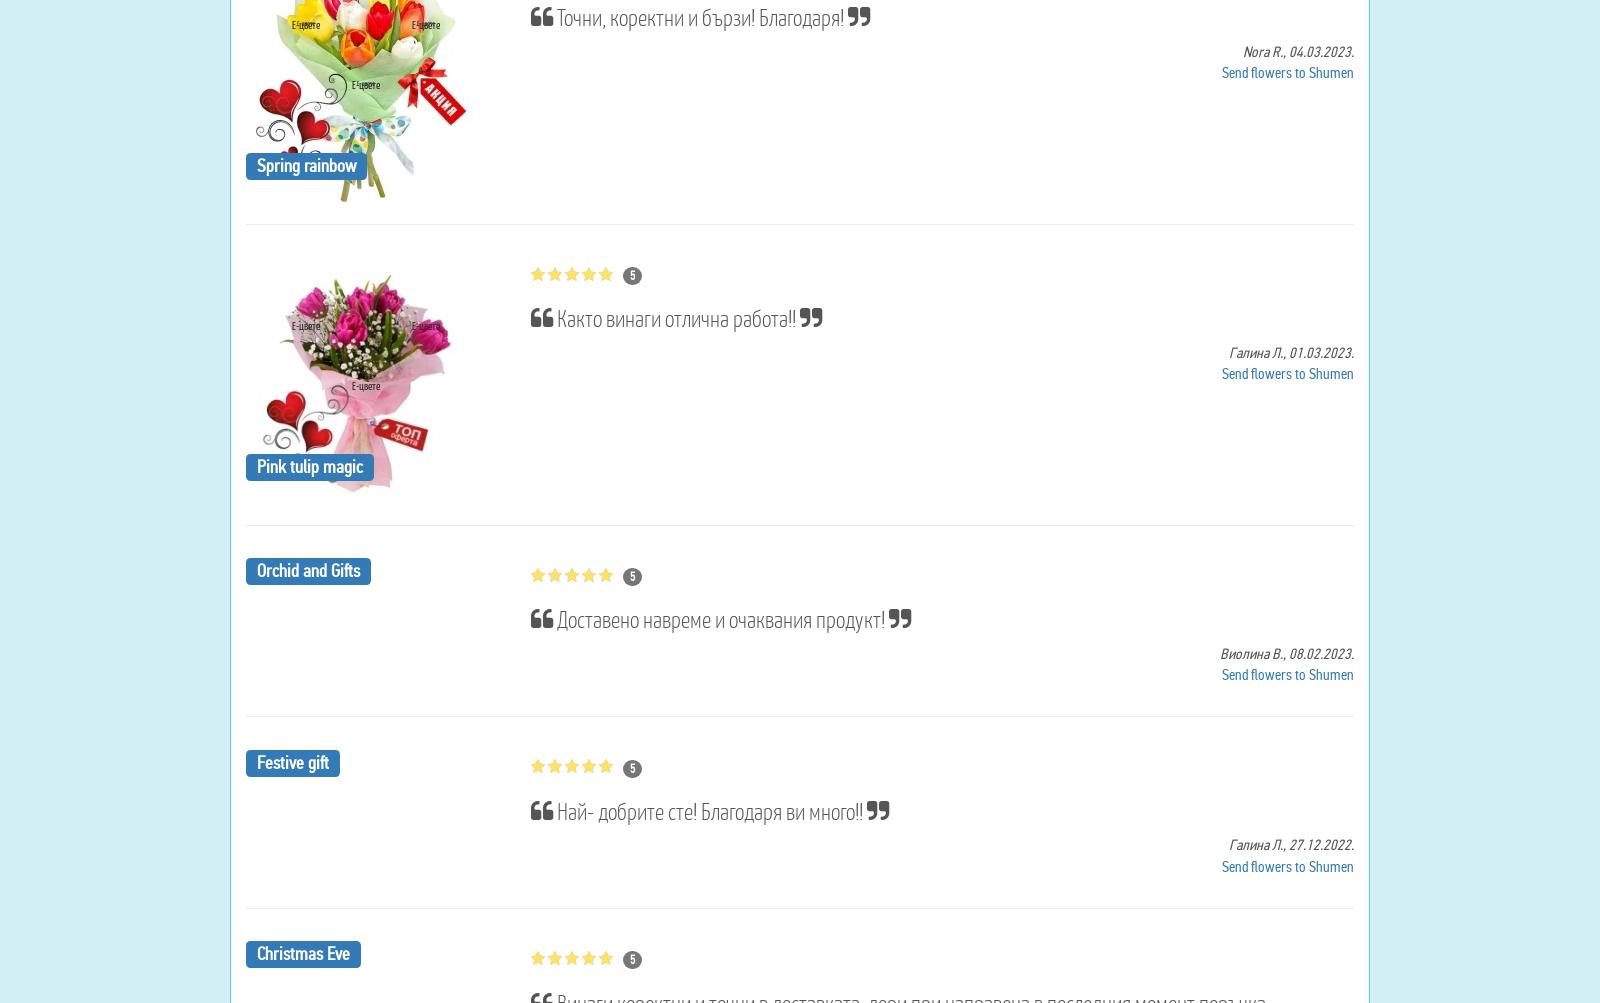  What do you see at coordinates (308, 465) in the screenshot?
I see `'Pink tulip magic'` at bounding box center [308, 465].